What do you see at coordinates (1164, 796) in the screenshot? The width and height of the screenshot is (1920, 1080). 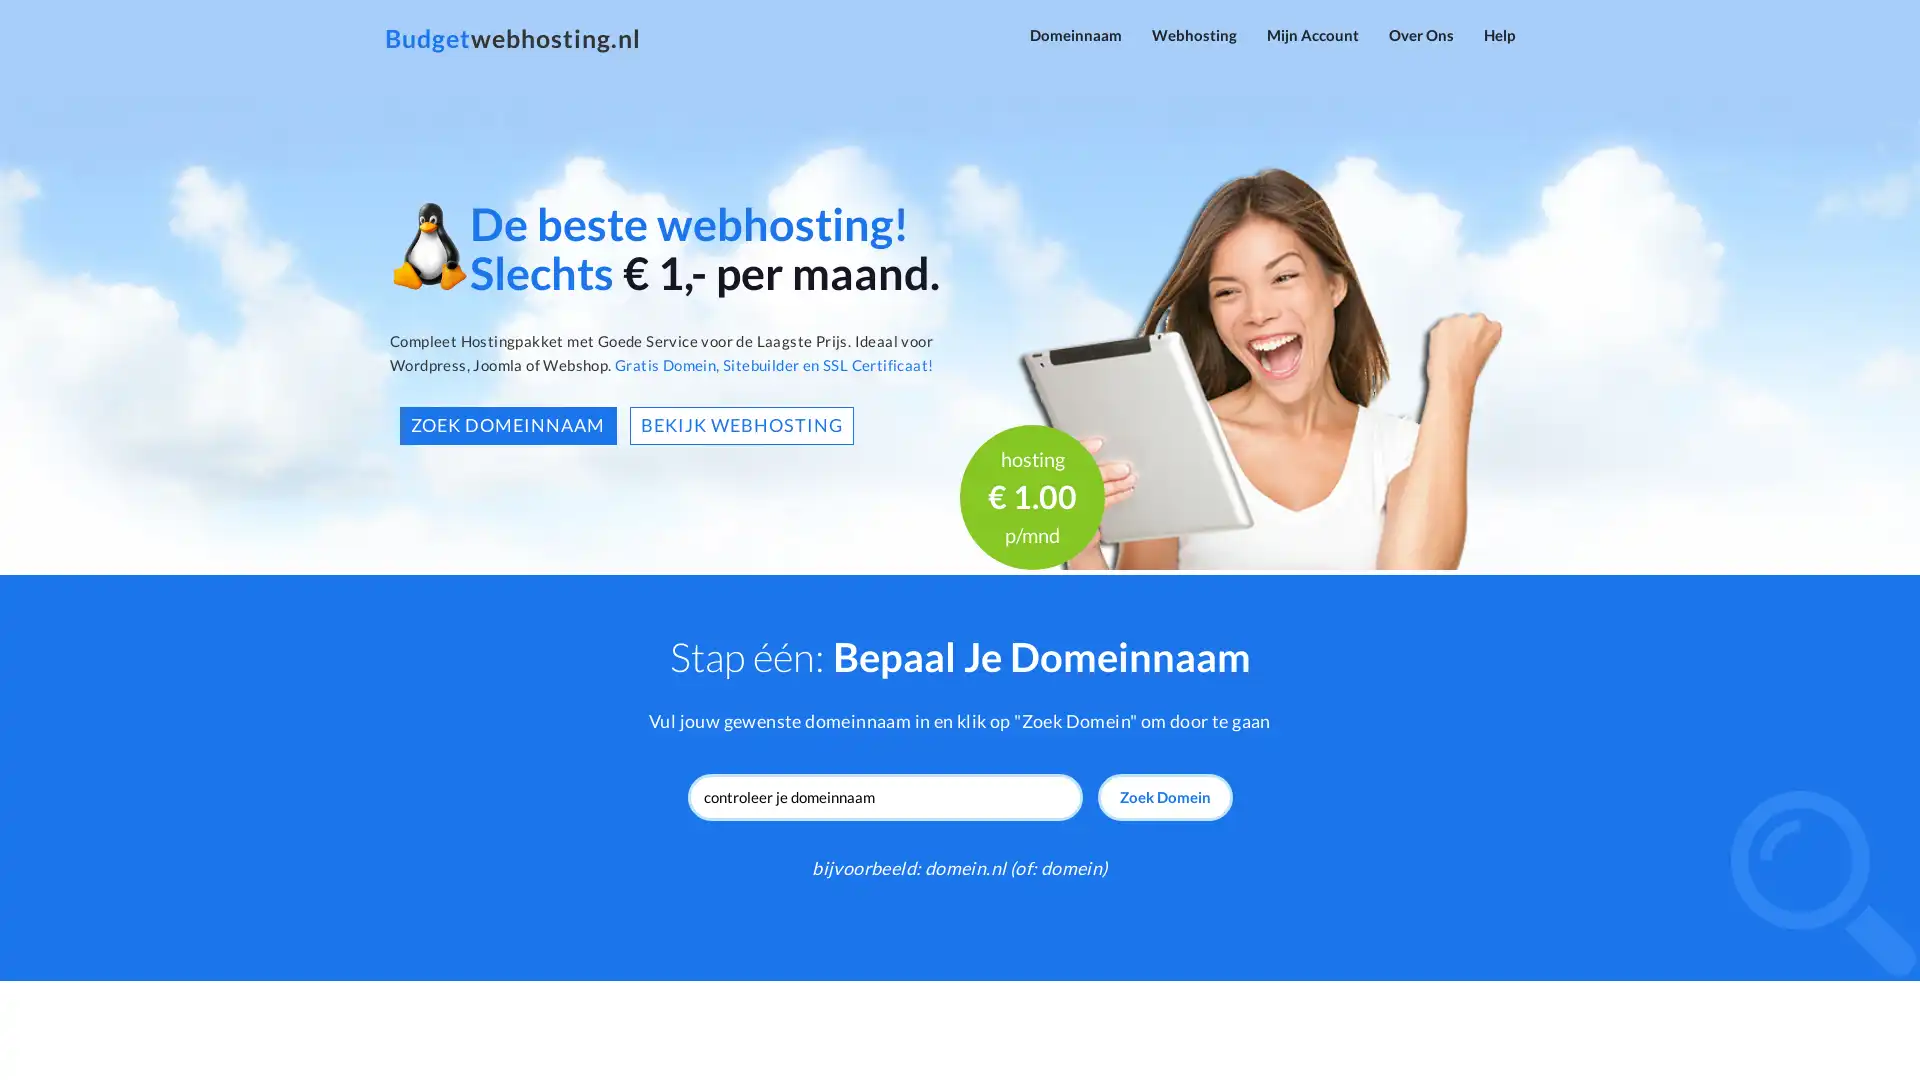 I see `Zoek Domein` at bounding box center [1164, 796].